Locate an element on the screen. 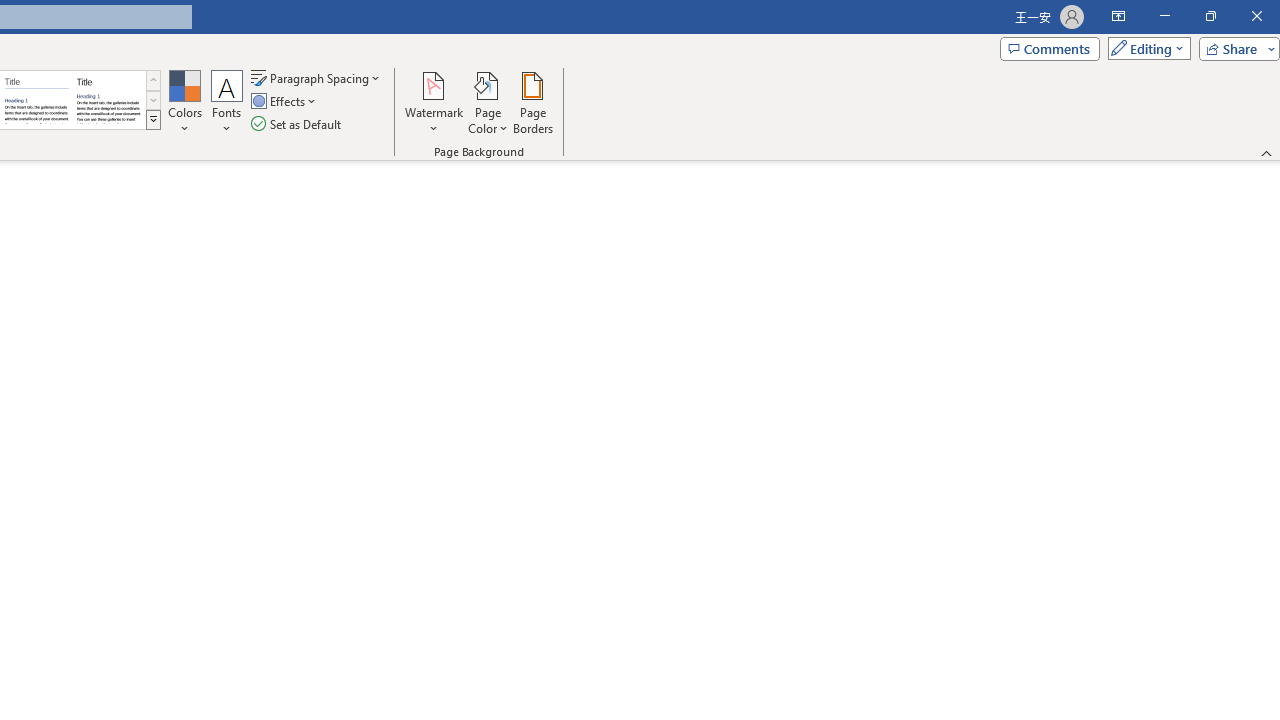  'Word 2013' is located at coordinates (107, 100).